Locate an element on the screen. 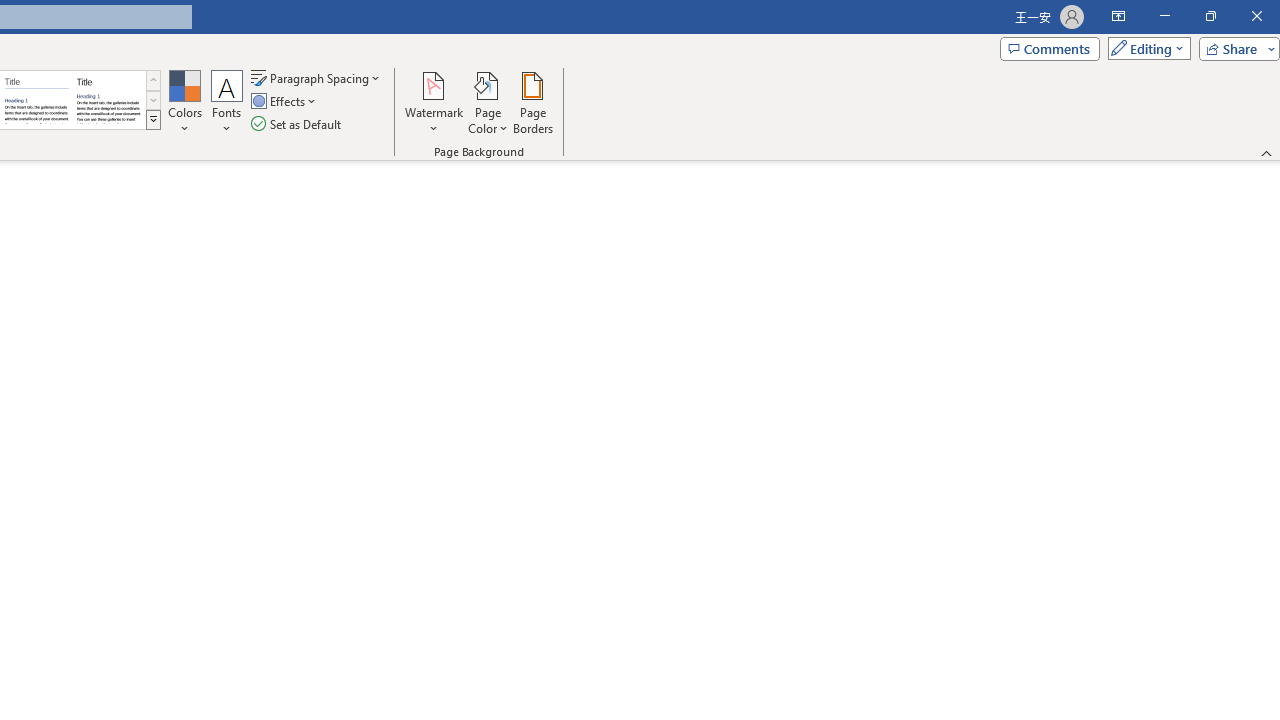  'Word 2013' is located at coordinates (107, 100).